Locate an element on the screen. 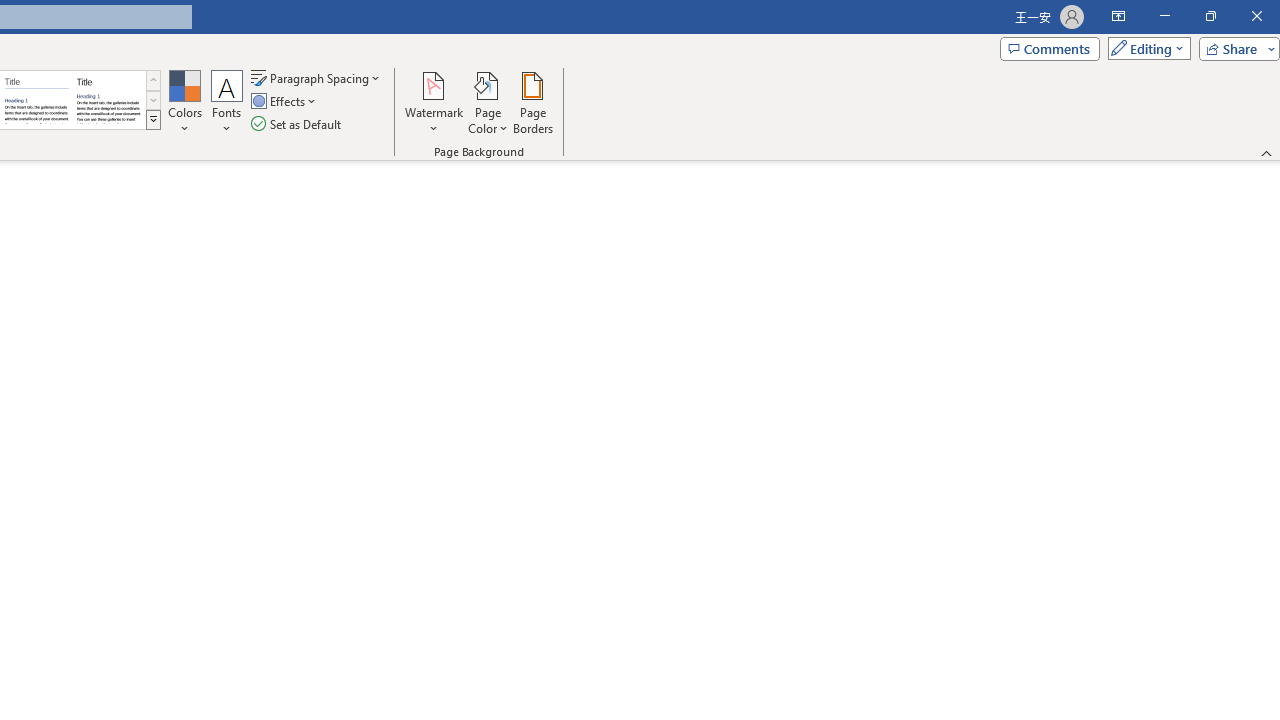  'Word 2013' is located at coordinates (107, 100).